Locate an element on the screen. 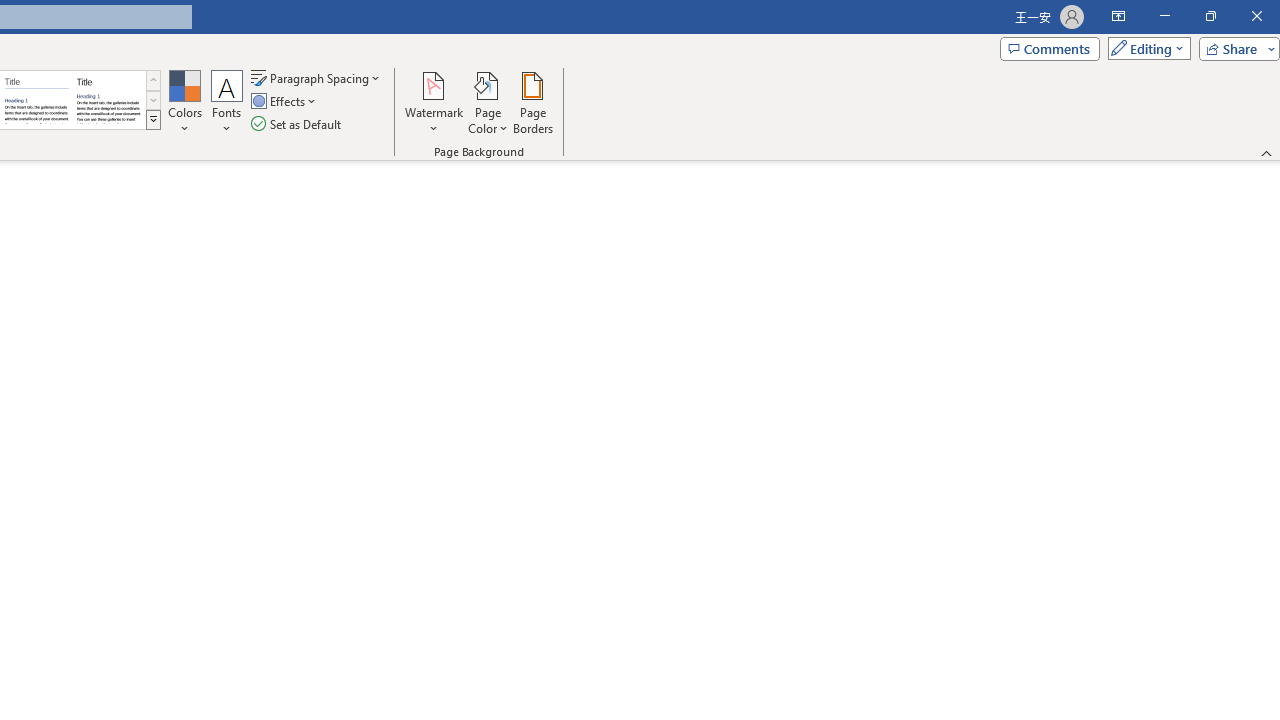  'Word 2013' is located at coordinates (107, 100).